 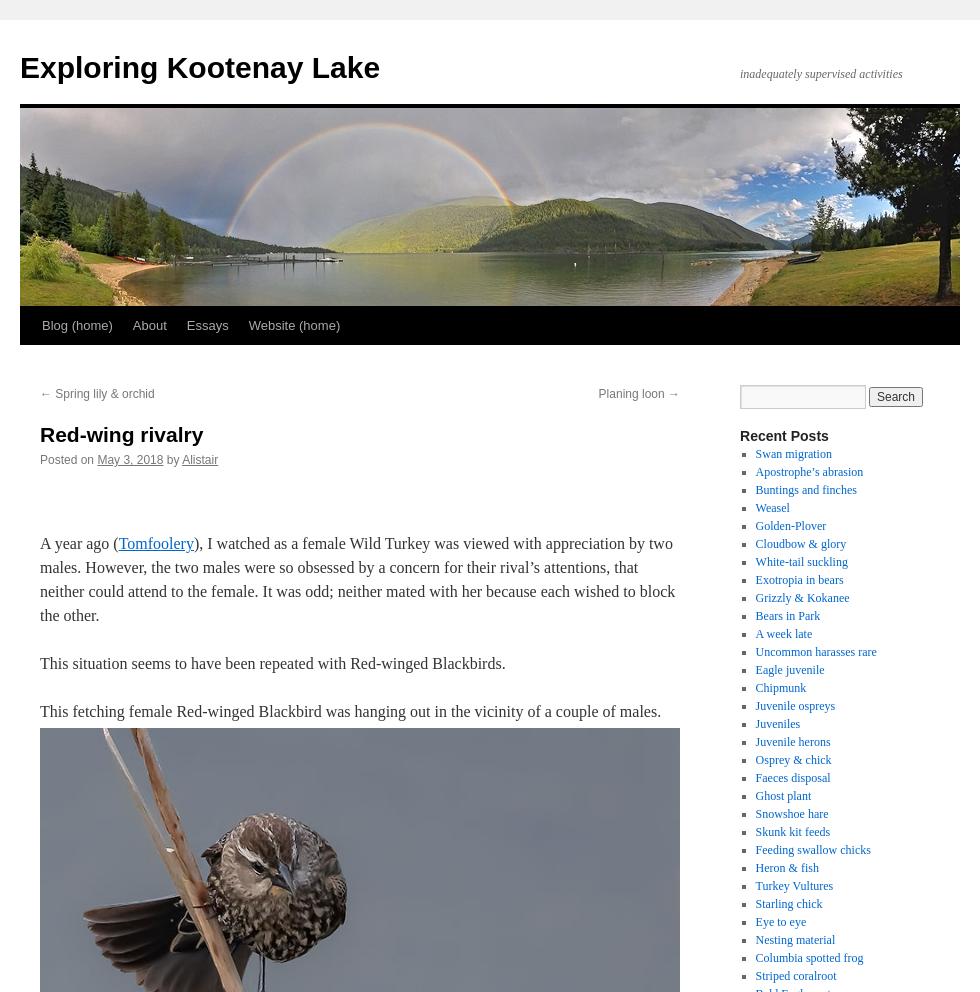 What do you see at coordinates (802, 596) in the screenshot?
I see `'Grizzly & Kokanee'` at bounding box center [802, 596].